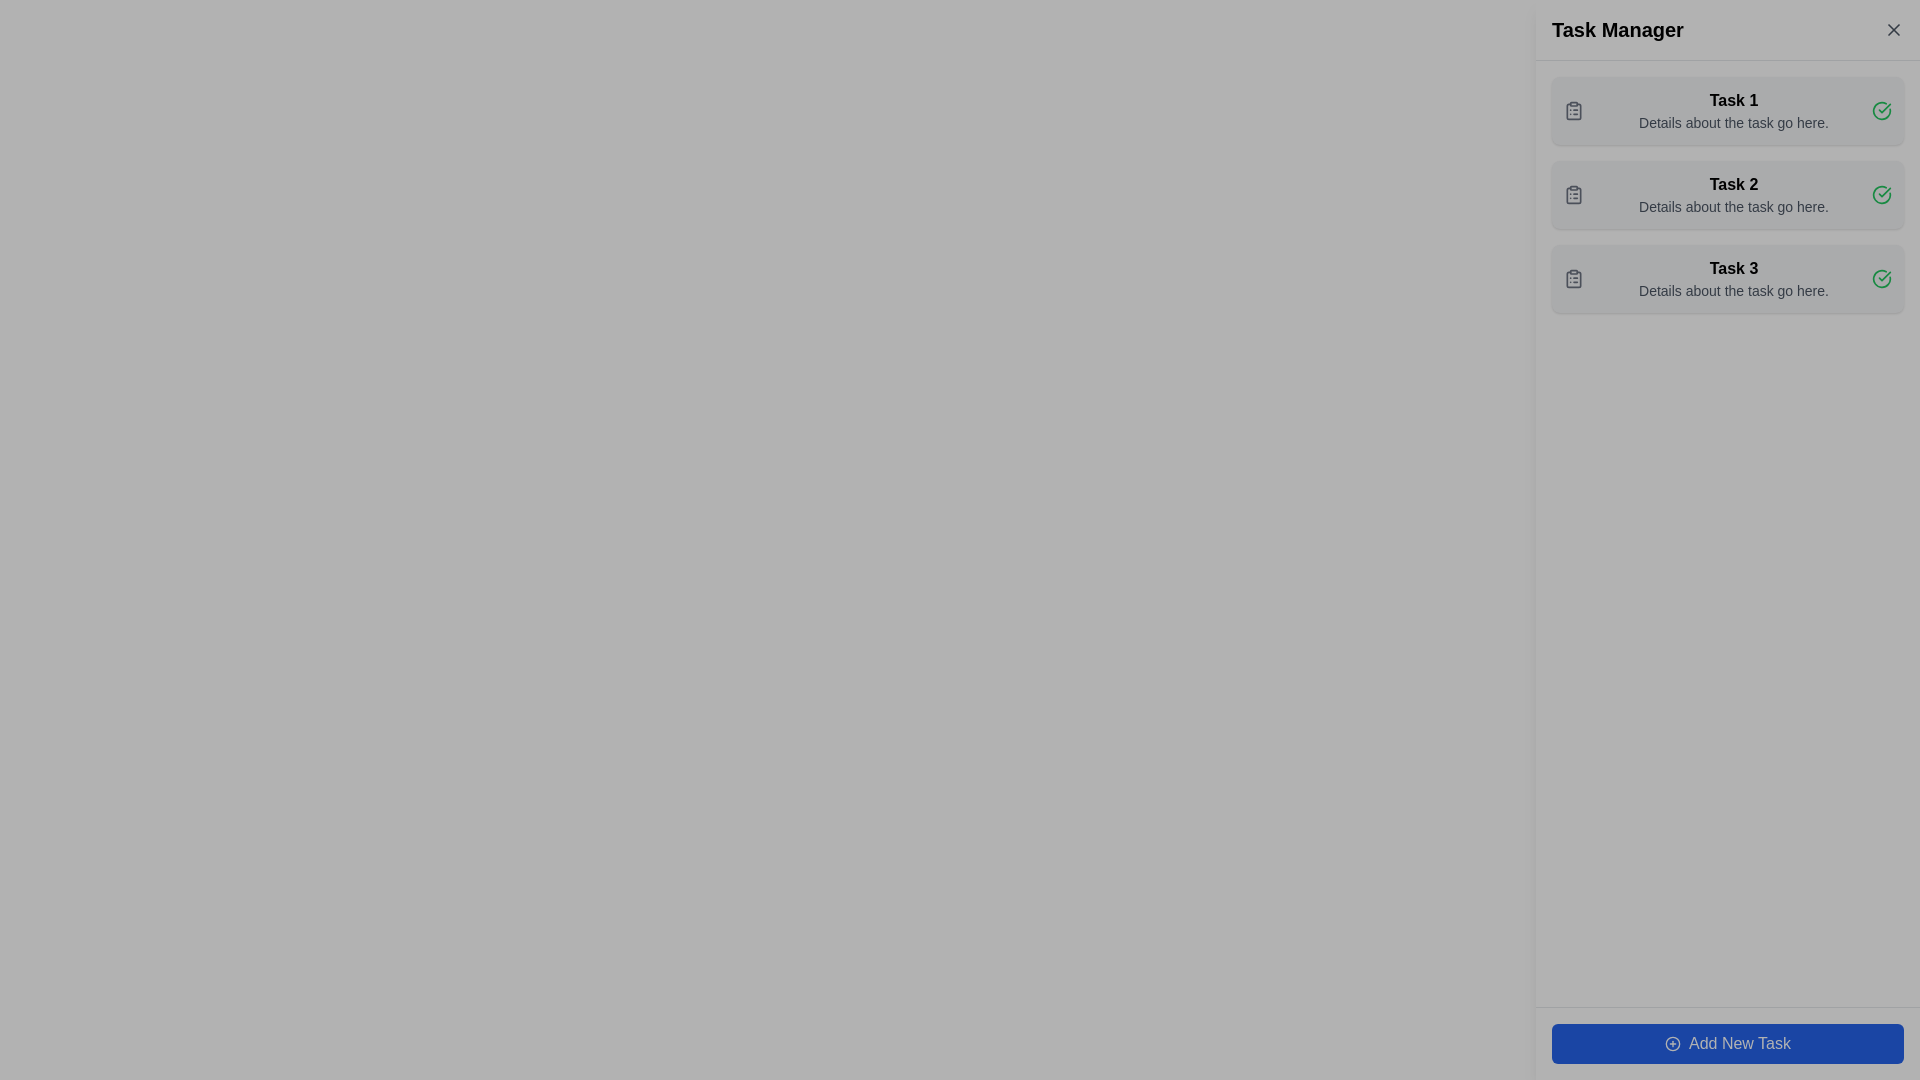  Describe the element at coordinates (1880, 278) in the screenshot. I see `the status indicator icon located on the far right side of the 'Task 3' row` at that location.